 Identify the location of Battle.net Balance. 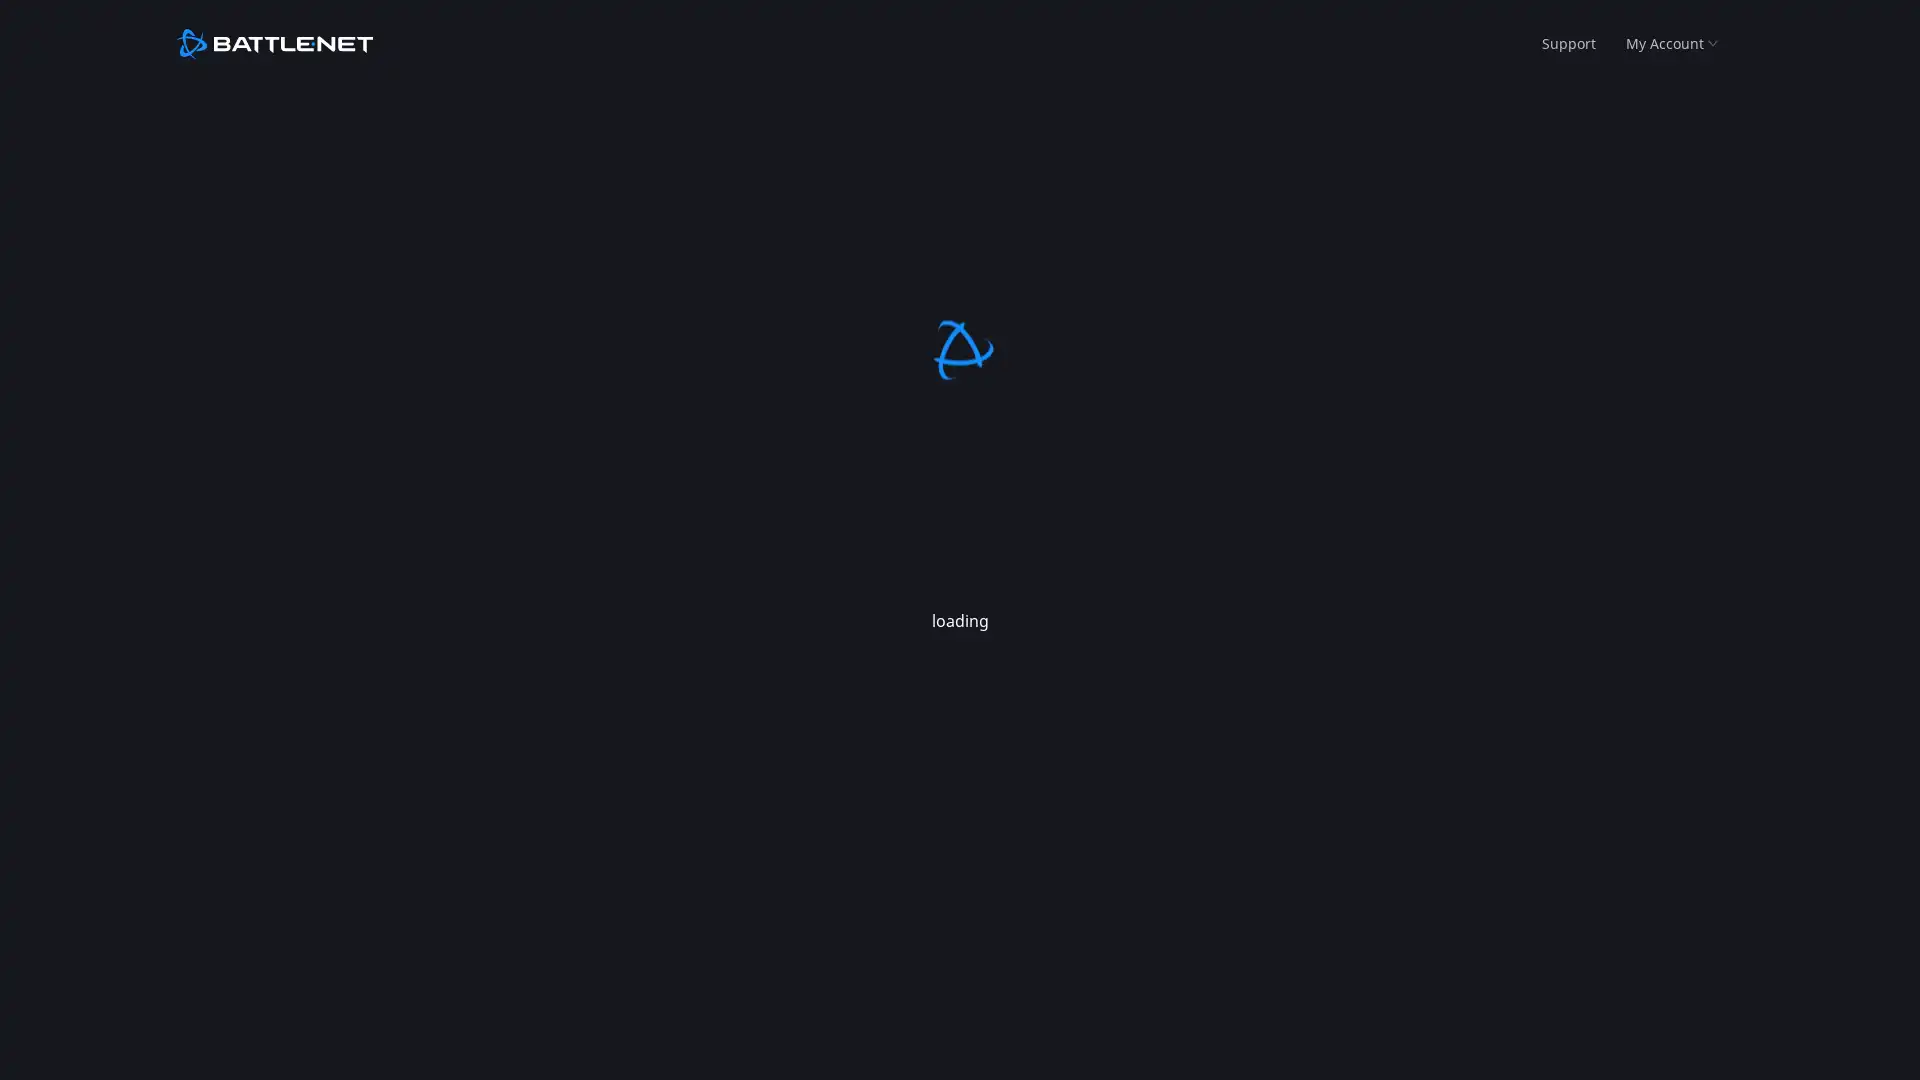
(1659, 112).